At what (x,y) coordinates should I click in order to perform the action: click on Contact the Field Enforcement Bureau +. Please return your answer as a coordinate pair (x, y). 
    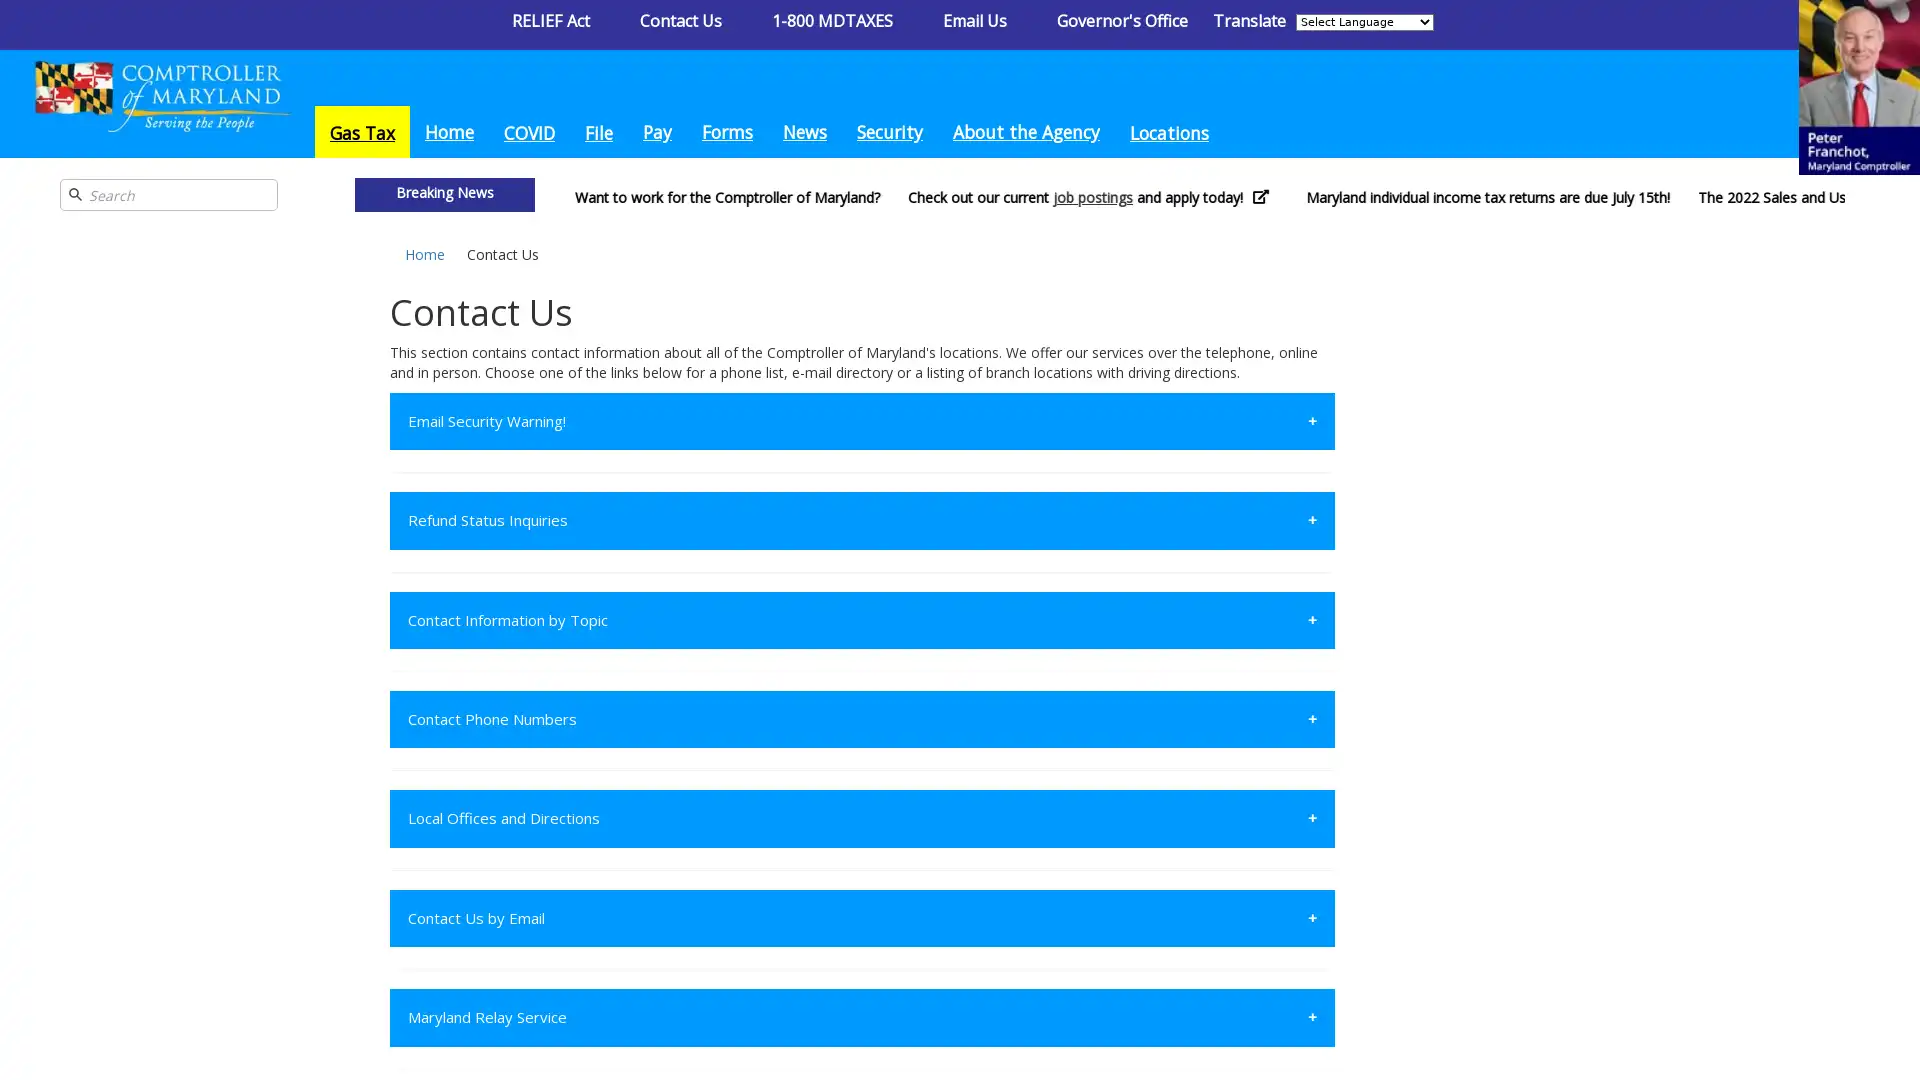
    Looking at the image, I should click on (862, 697).